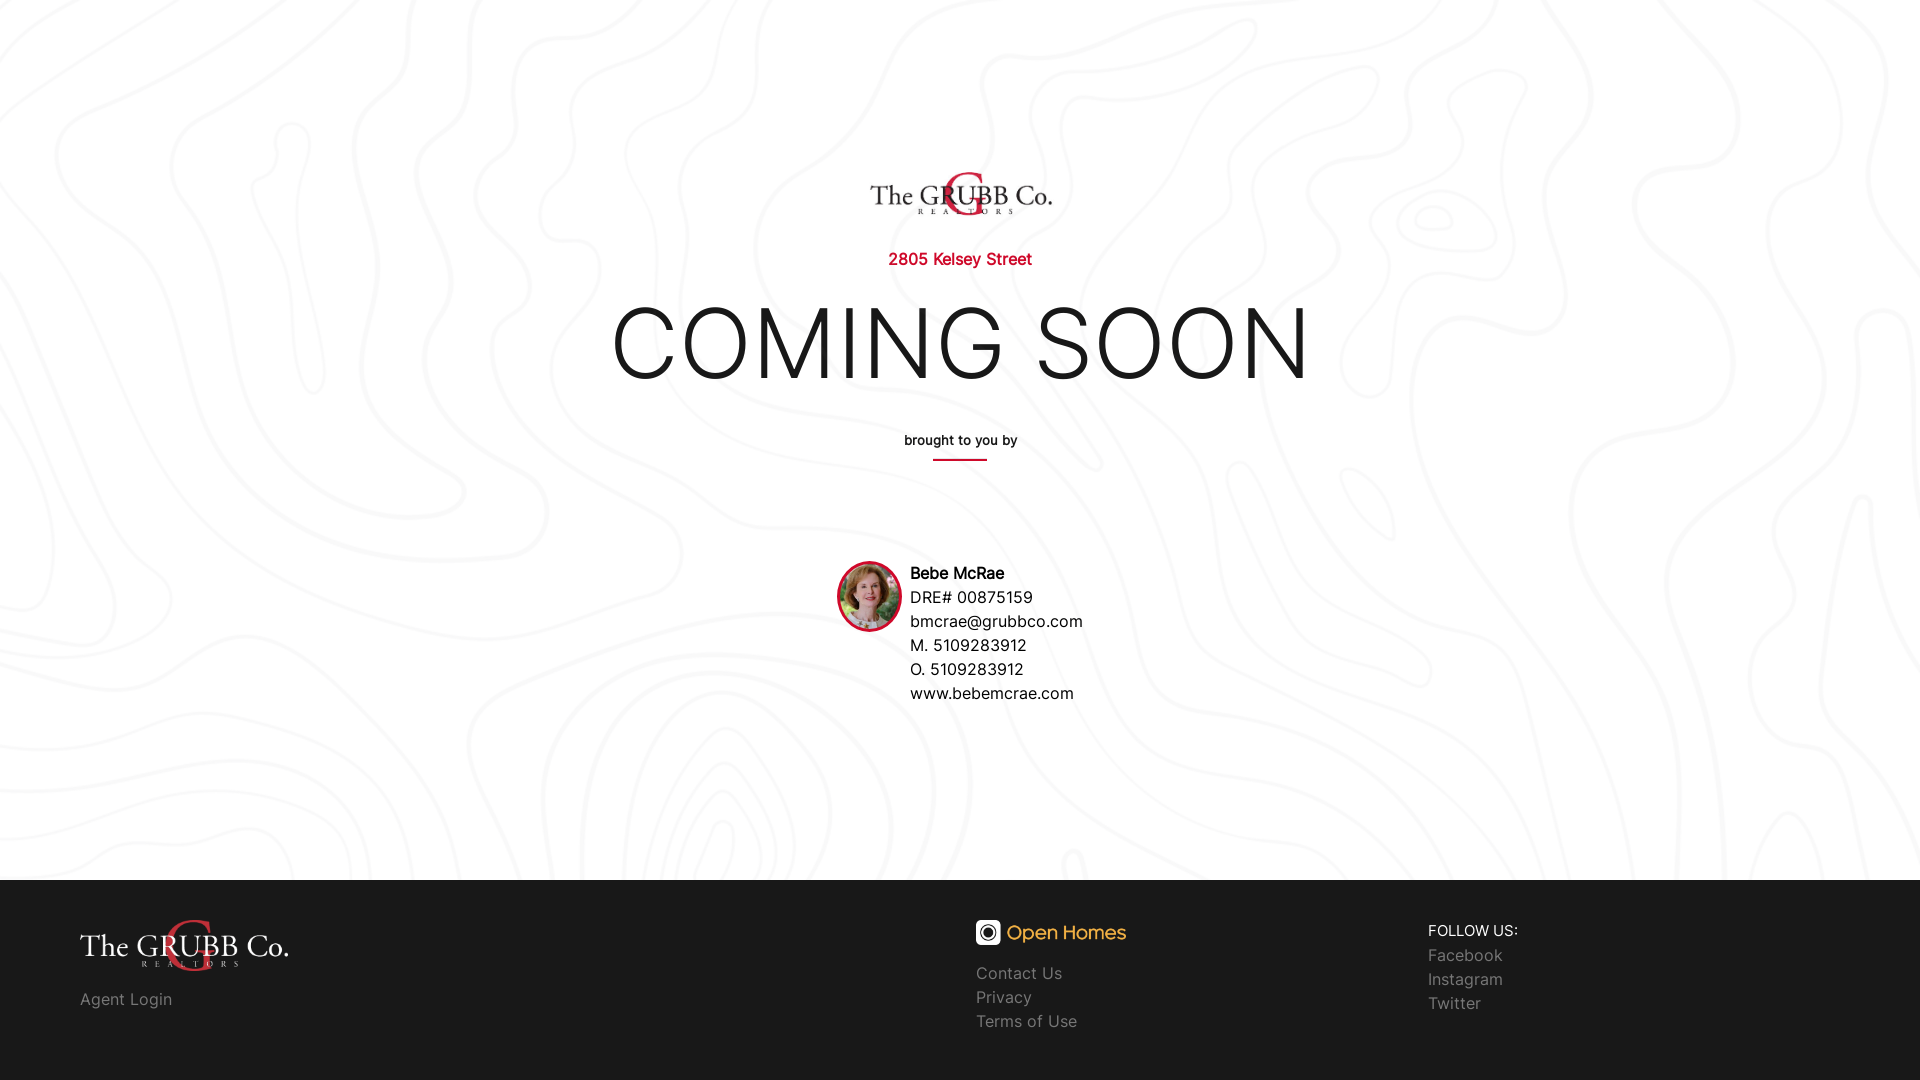 Image resolution: width=1920 pixels, height=1080 pixels. Describe the element at coordinates (1465, 977) in the screenshot. I see `'Instagram'` at that location.